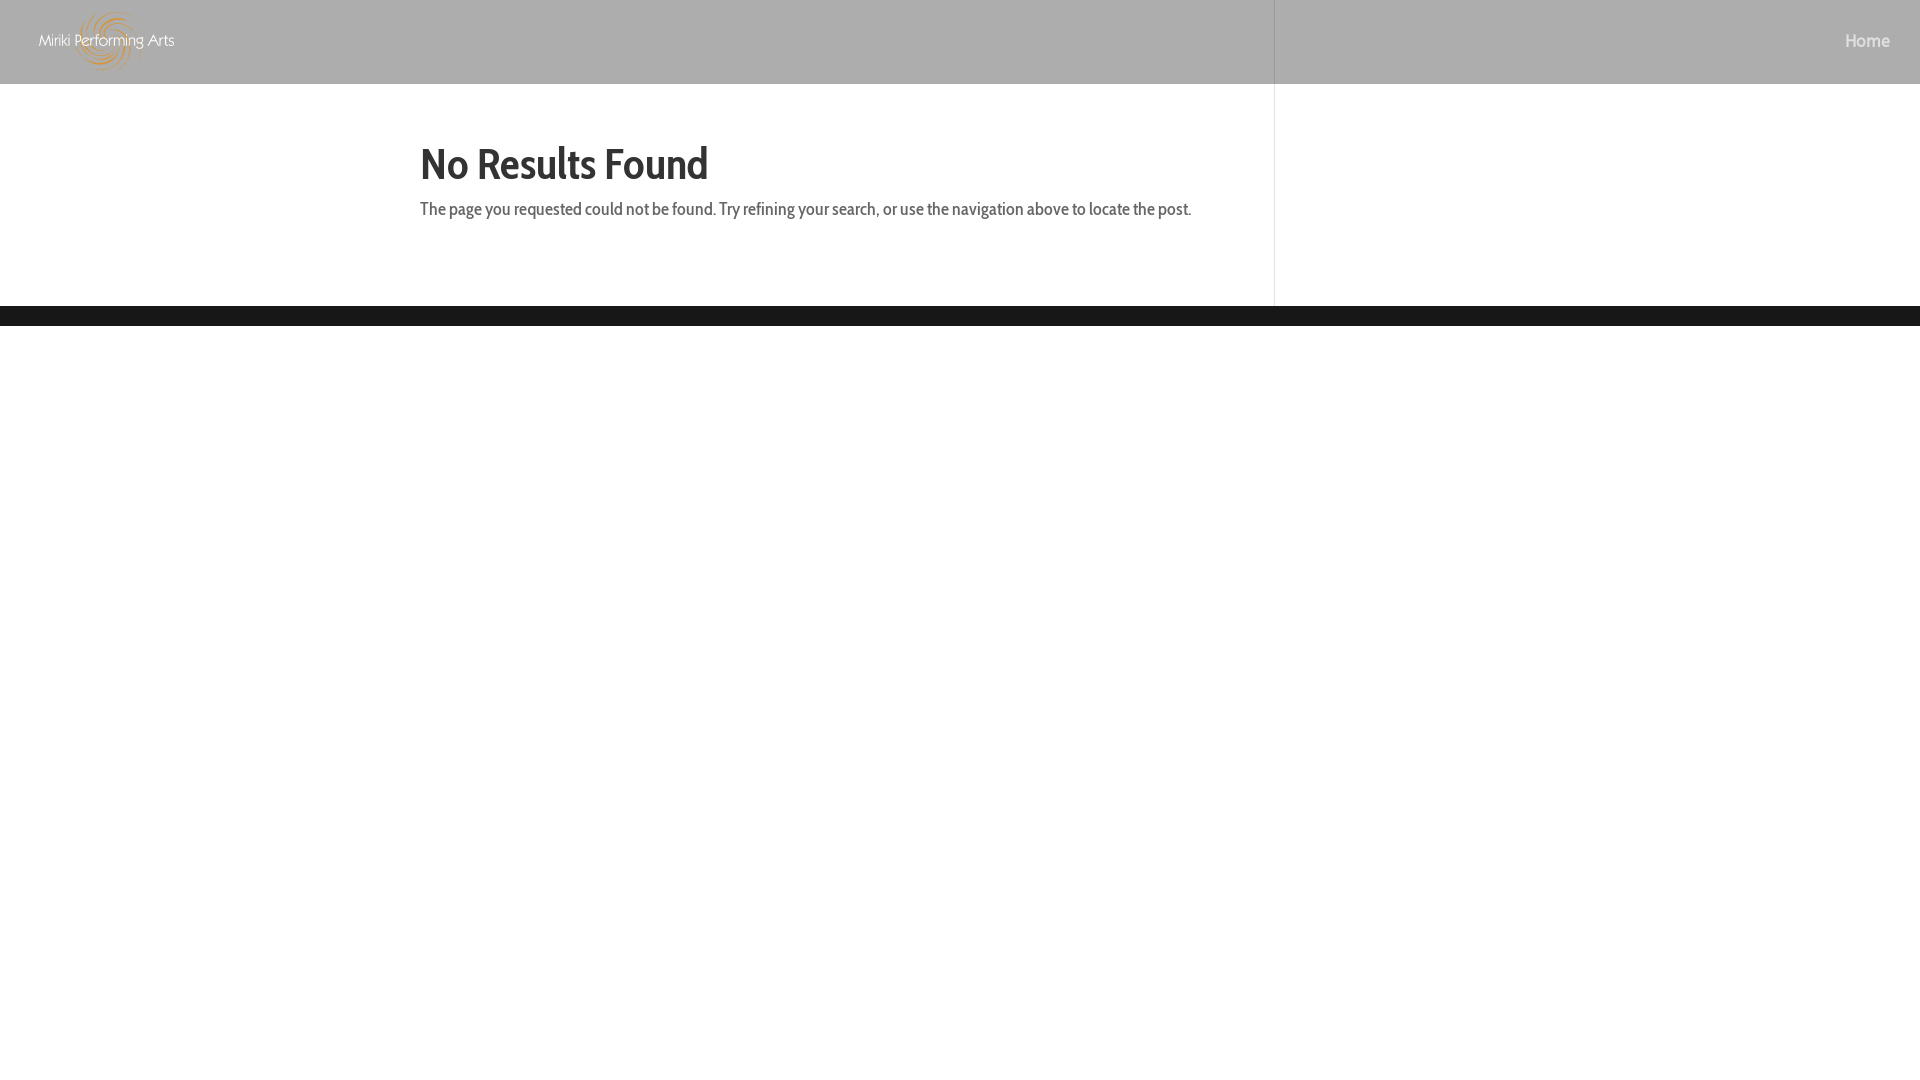 The width and height of the screenshot is (1920, 1080). What do you see at coordinates (1866, 58) in the screenshot?
I see `'Home'` at bounding box center [1866, 58].